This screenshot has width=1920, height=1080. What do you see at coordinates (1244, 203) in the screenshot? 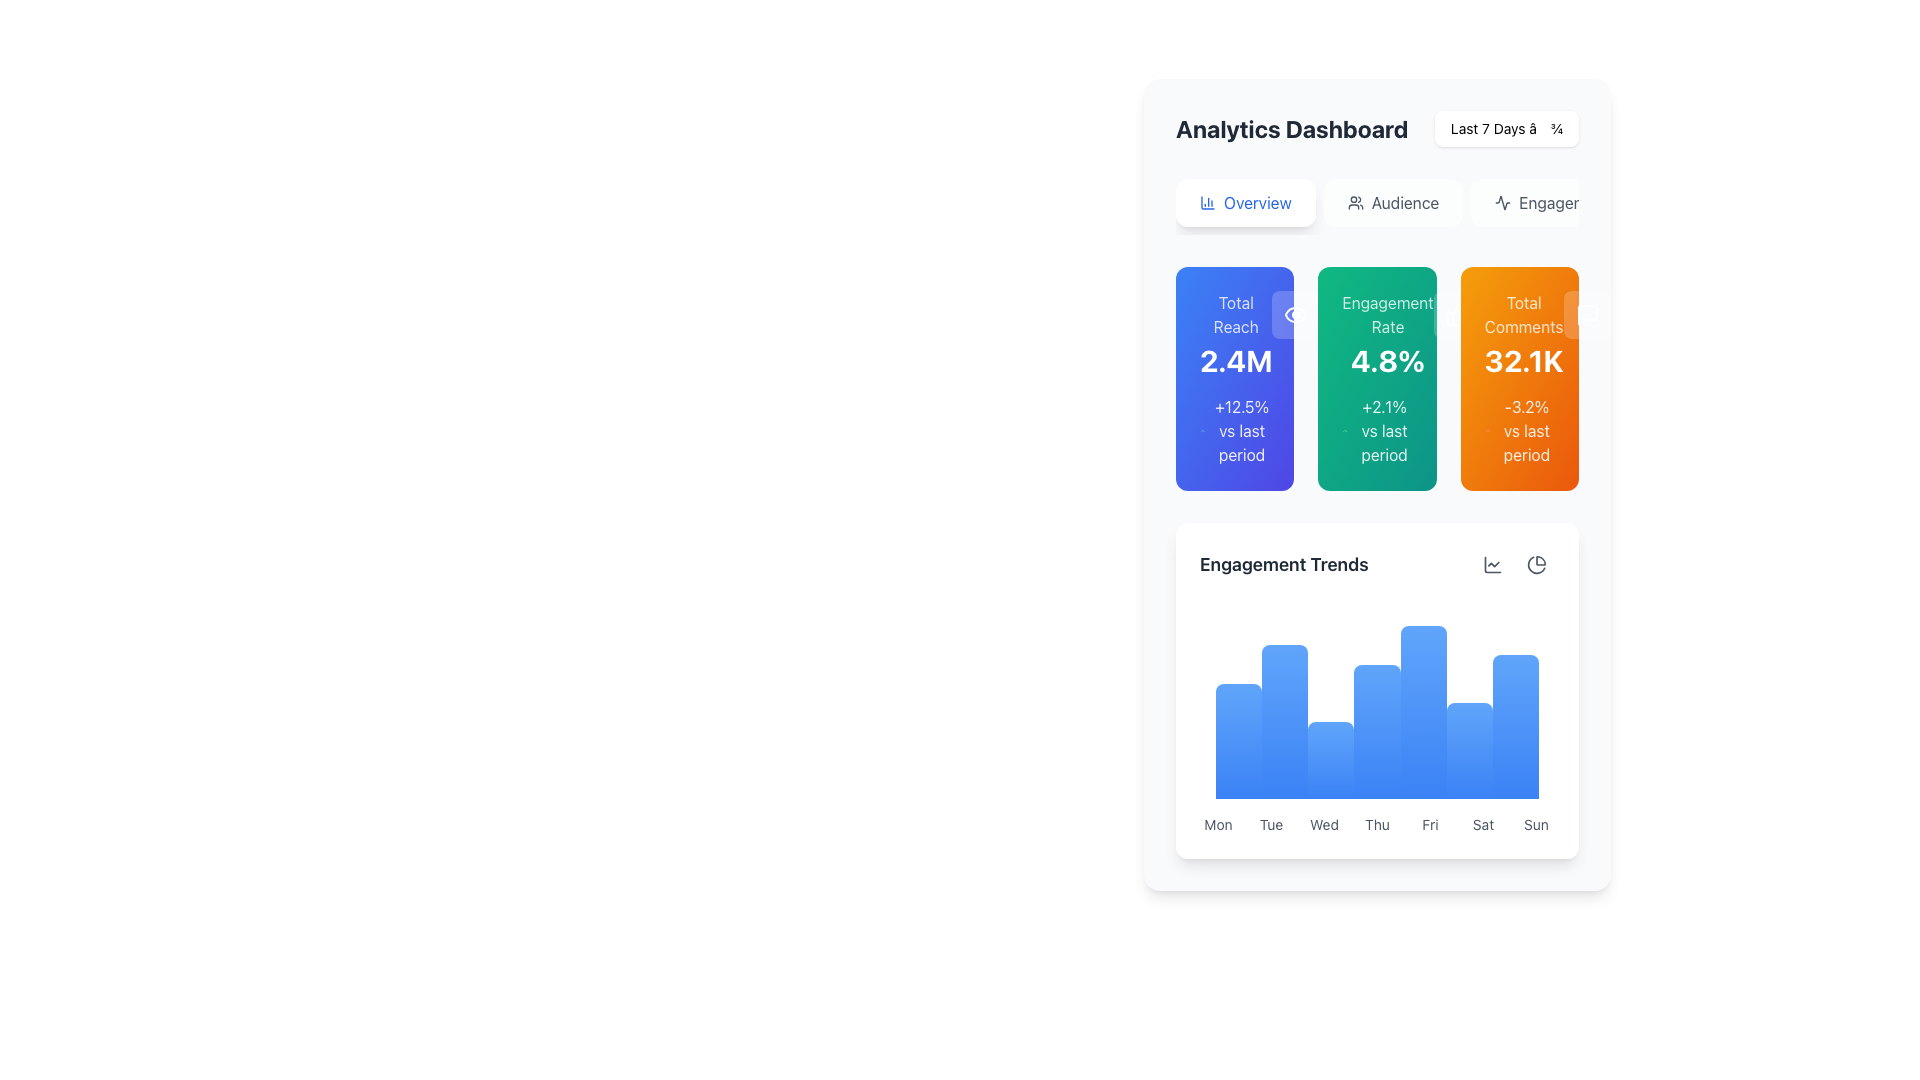
I see `the 'Overview' button, which is a rectangular button with rounded corners, a white background, blue text, and a chart column icon, located beneath the 'Analytics Dashboard' header` at bounding box center [1244, 203].